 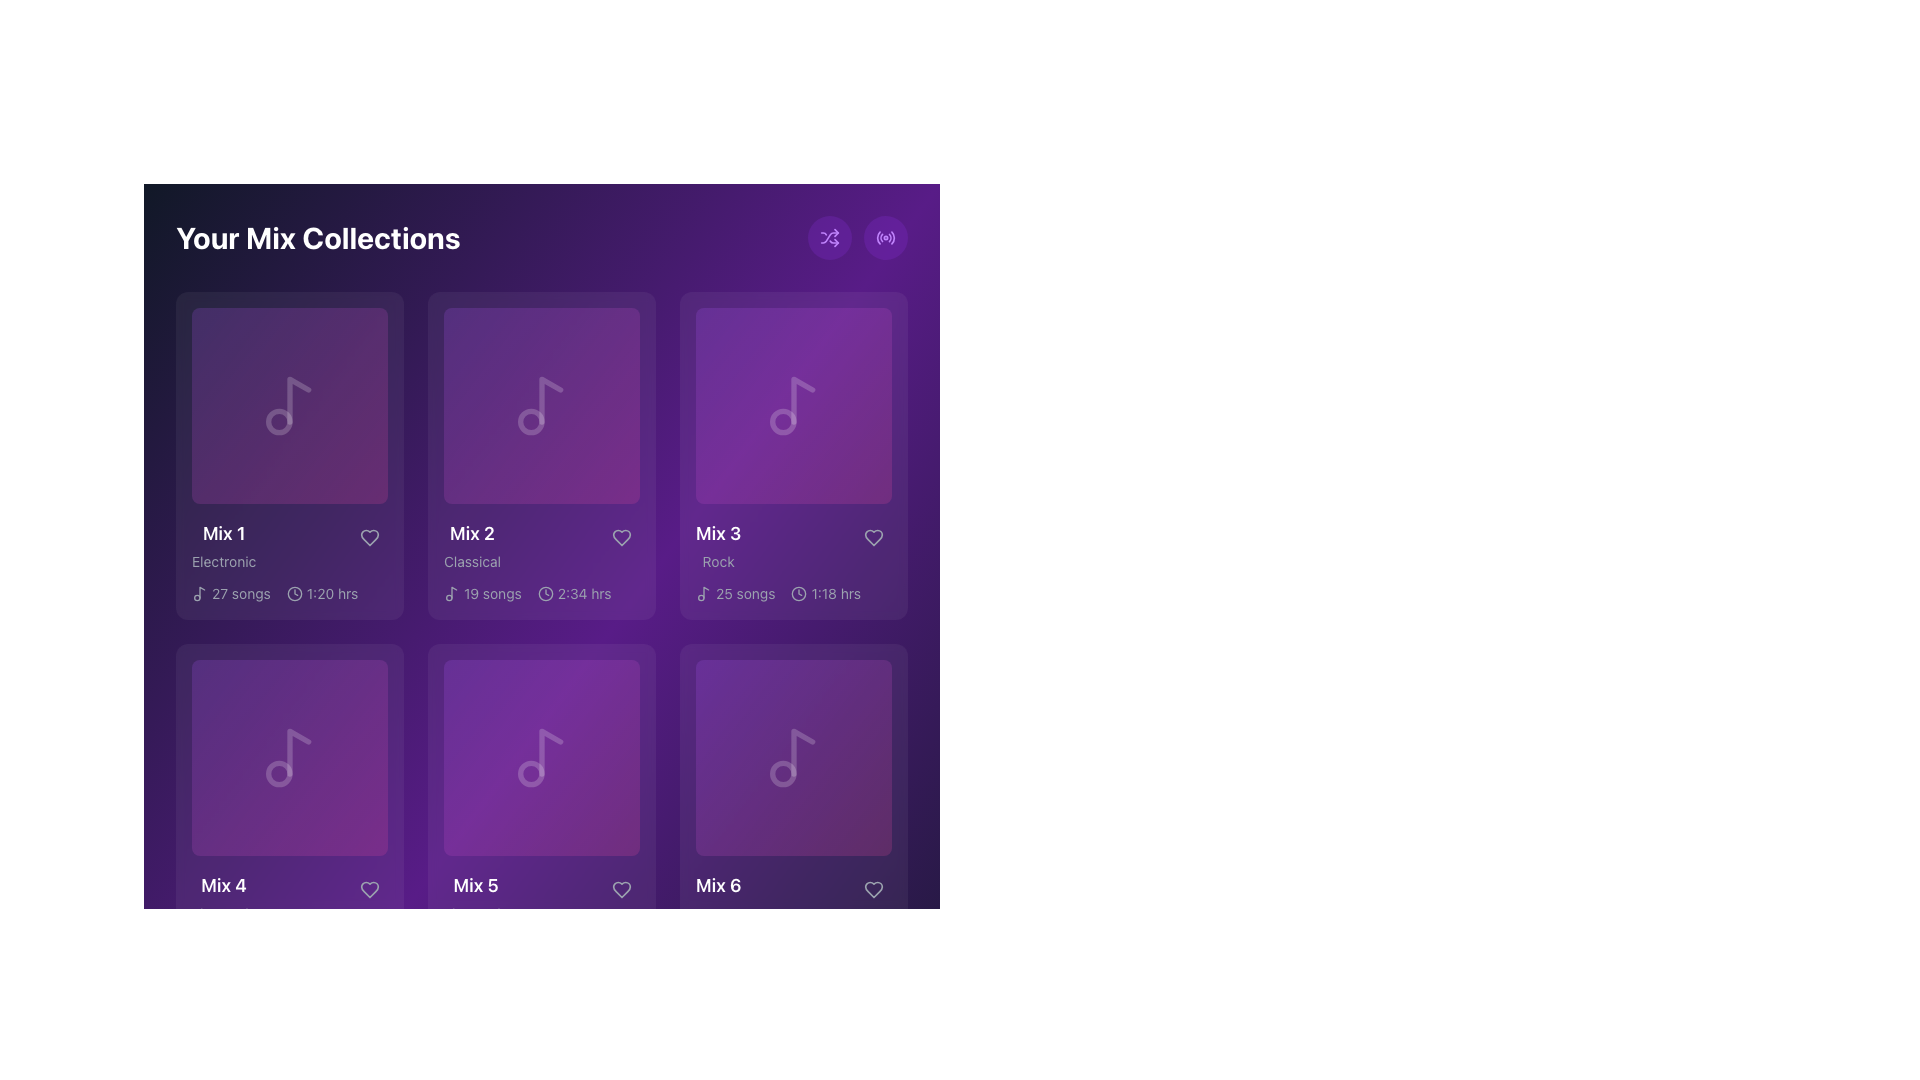 What do you see at coordinates (734, 593) in the screenshot?
I see `the label displaying '25 songs' with a musical note icon, located in the 'Your Mix Collections' section under the title 'Mix 3'` at bounding box center [734, 593].